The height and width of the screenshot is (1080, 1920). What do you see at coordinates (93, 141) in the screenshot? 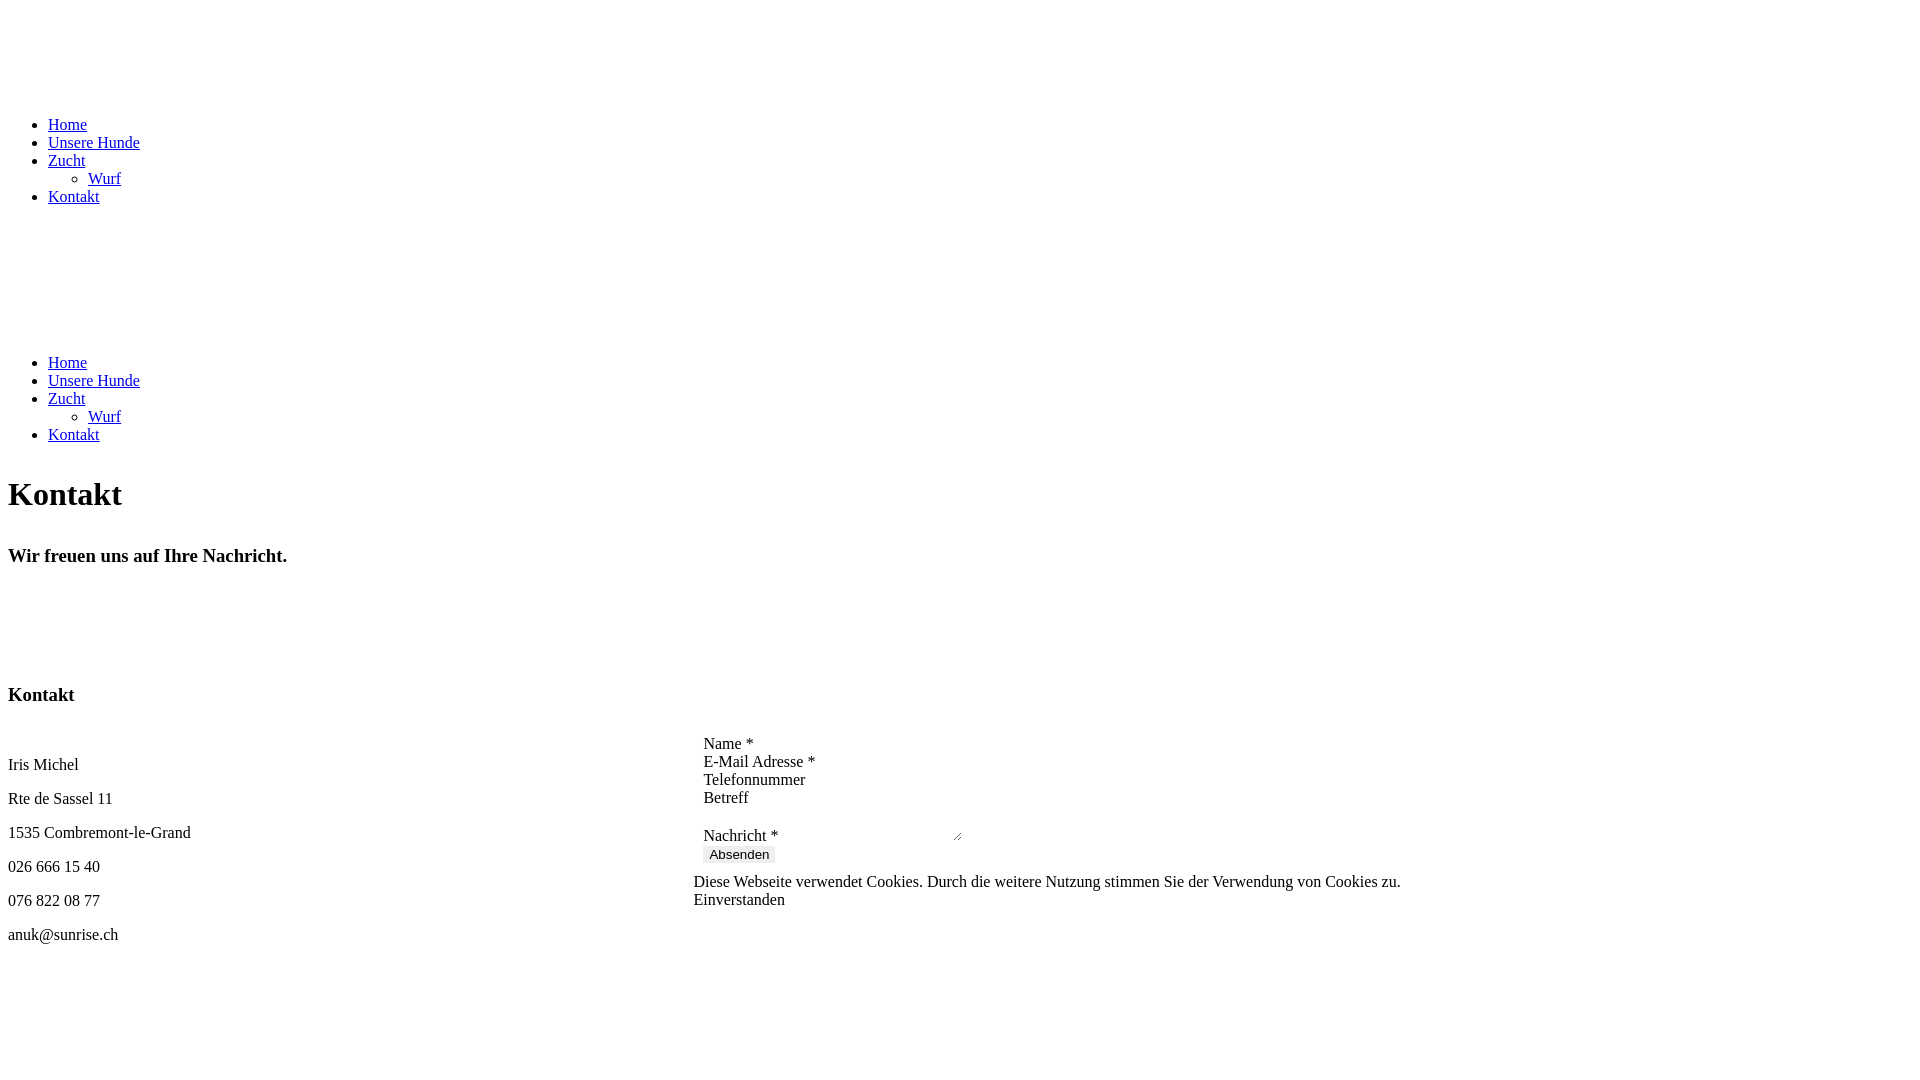
I see `'Unsere Hunde'` at bounding box center [93, 141].